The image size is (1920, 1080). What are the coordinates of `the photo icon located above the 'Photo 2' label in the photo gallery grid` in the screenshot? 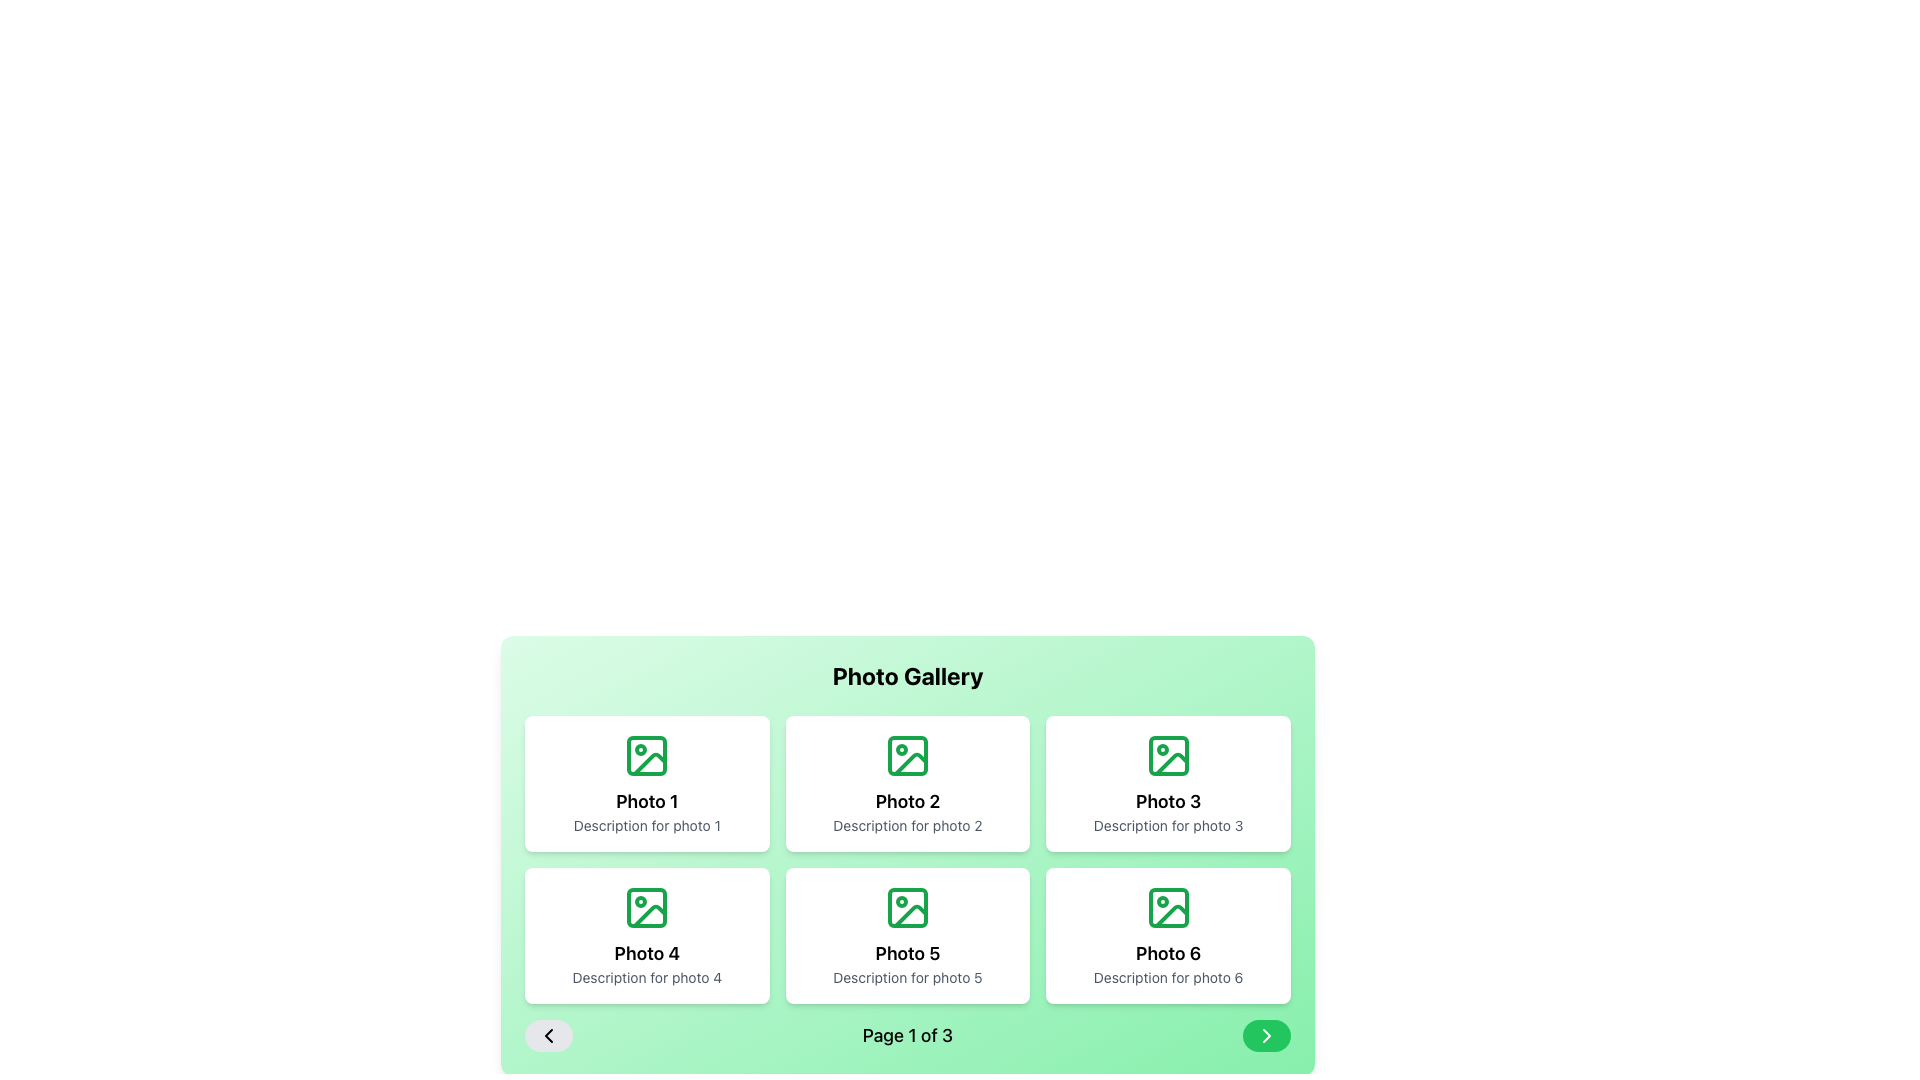 It's located at (906, 756).